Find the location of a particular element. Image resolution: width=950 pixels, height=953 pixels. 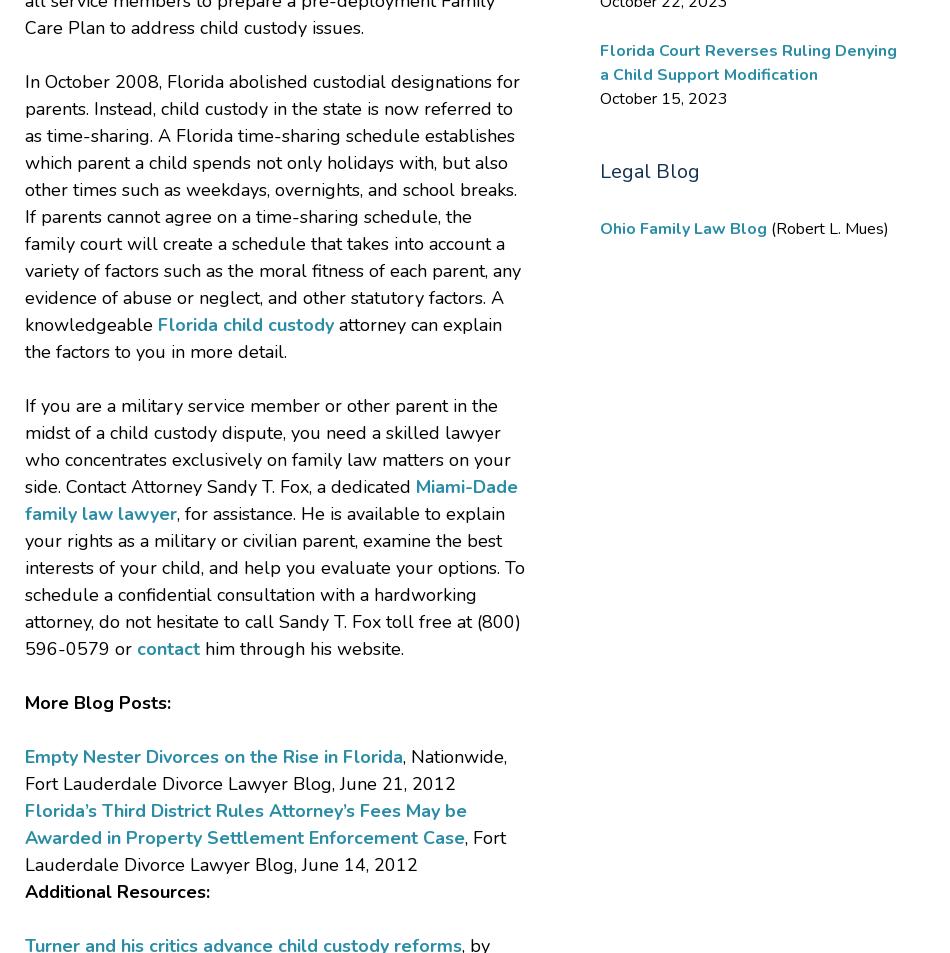

'Additional Resources:' is located at coordinates (24, 890).